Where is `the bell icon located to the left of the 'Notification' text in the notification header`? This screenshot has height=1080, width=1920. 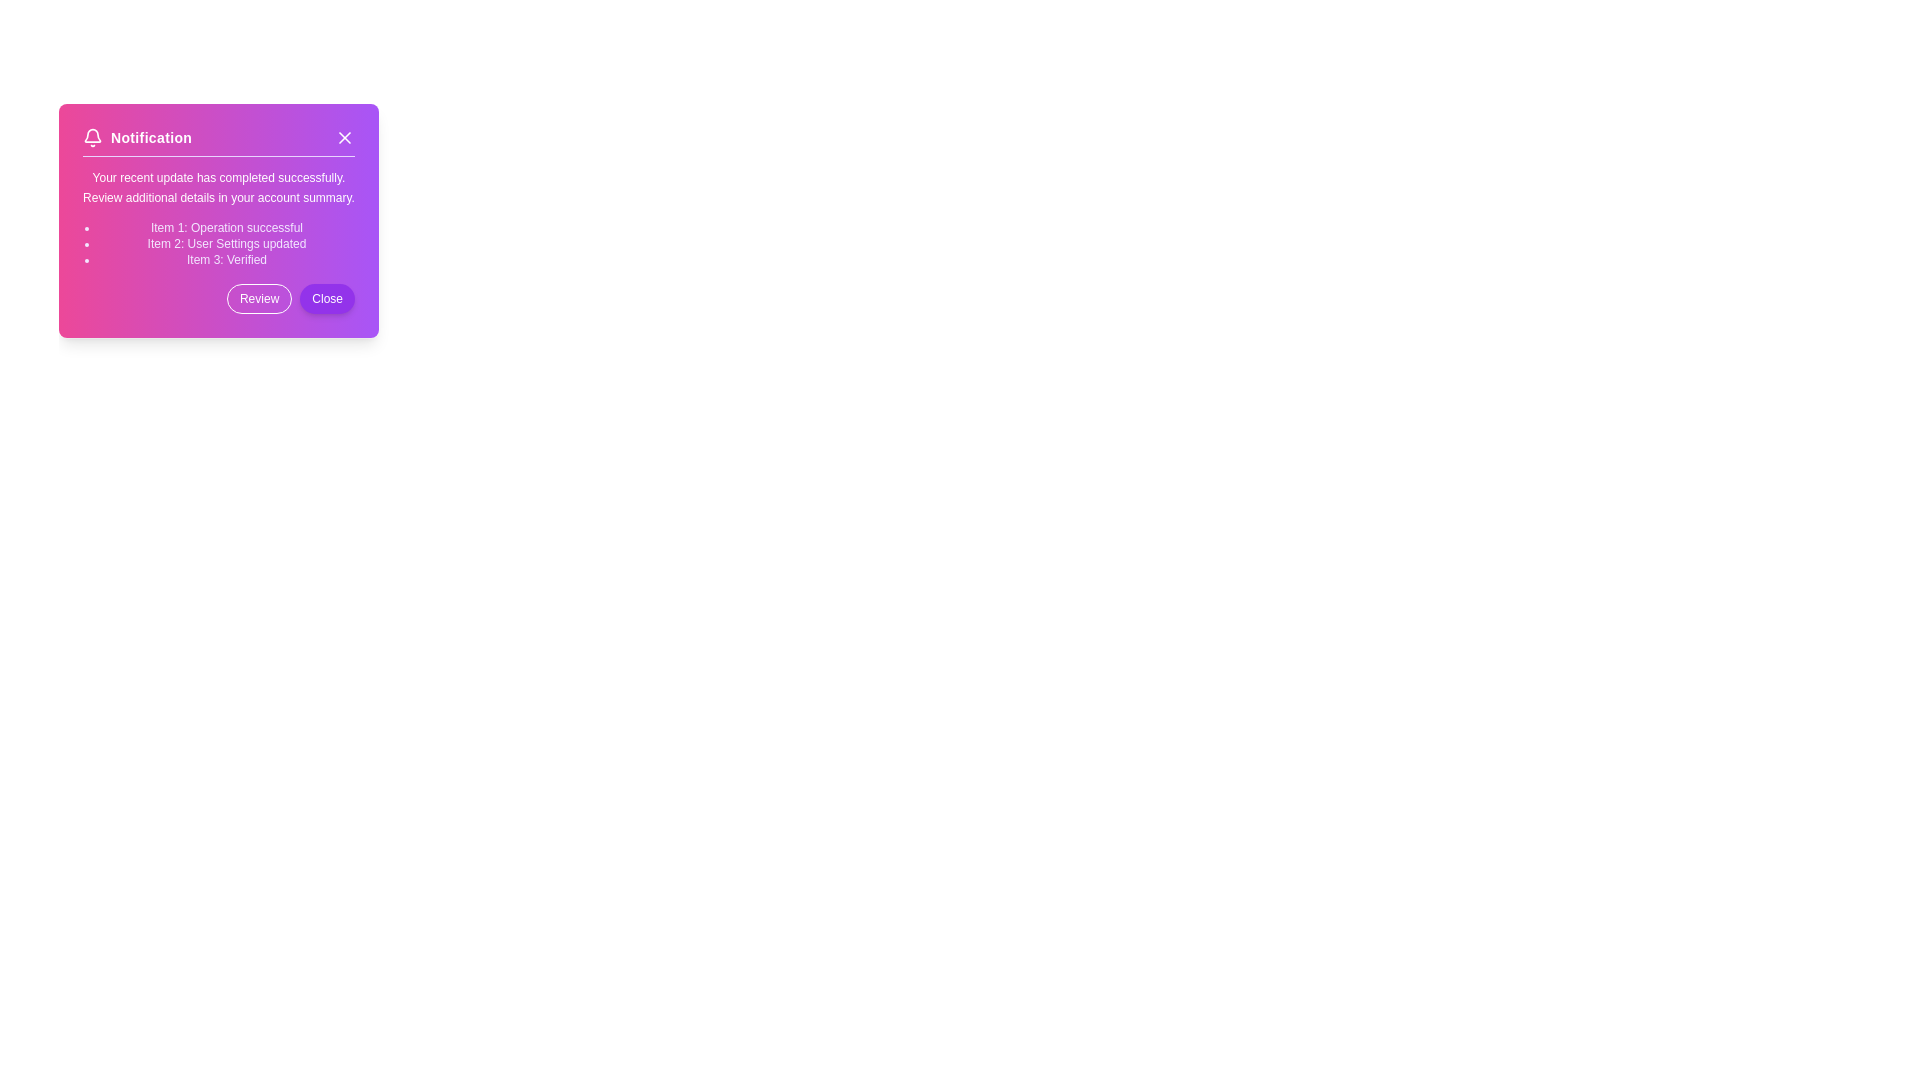
the bell icon located to the left of the 'Notification' text in the notification header is located at coordinates (91, 137).